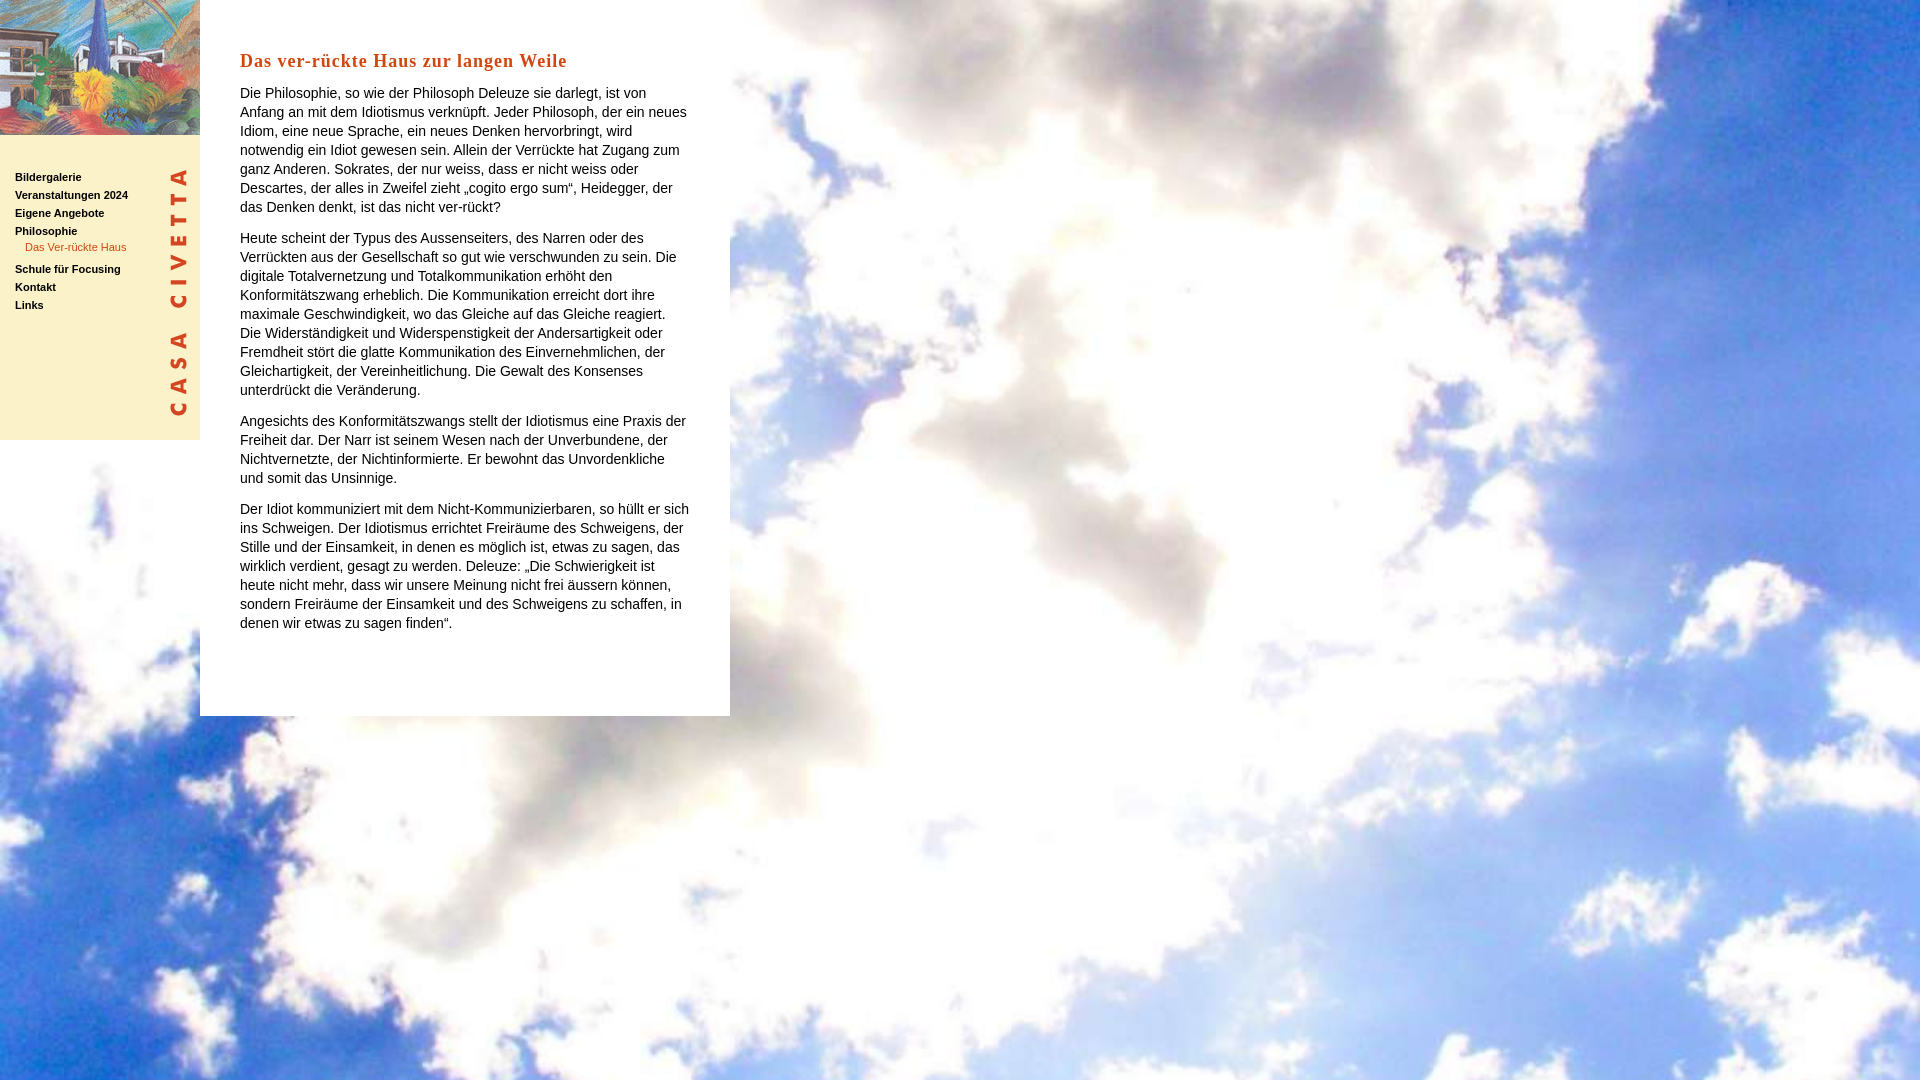  Describe the element at coordinates (1895, 26) in the screenshot. I see `'WebYep Anmeldung'` at that location.